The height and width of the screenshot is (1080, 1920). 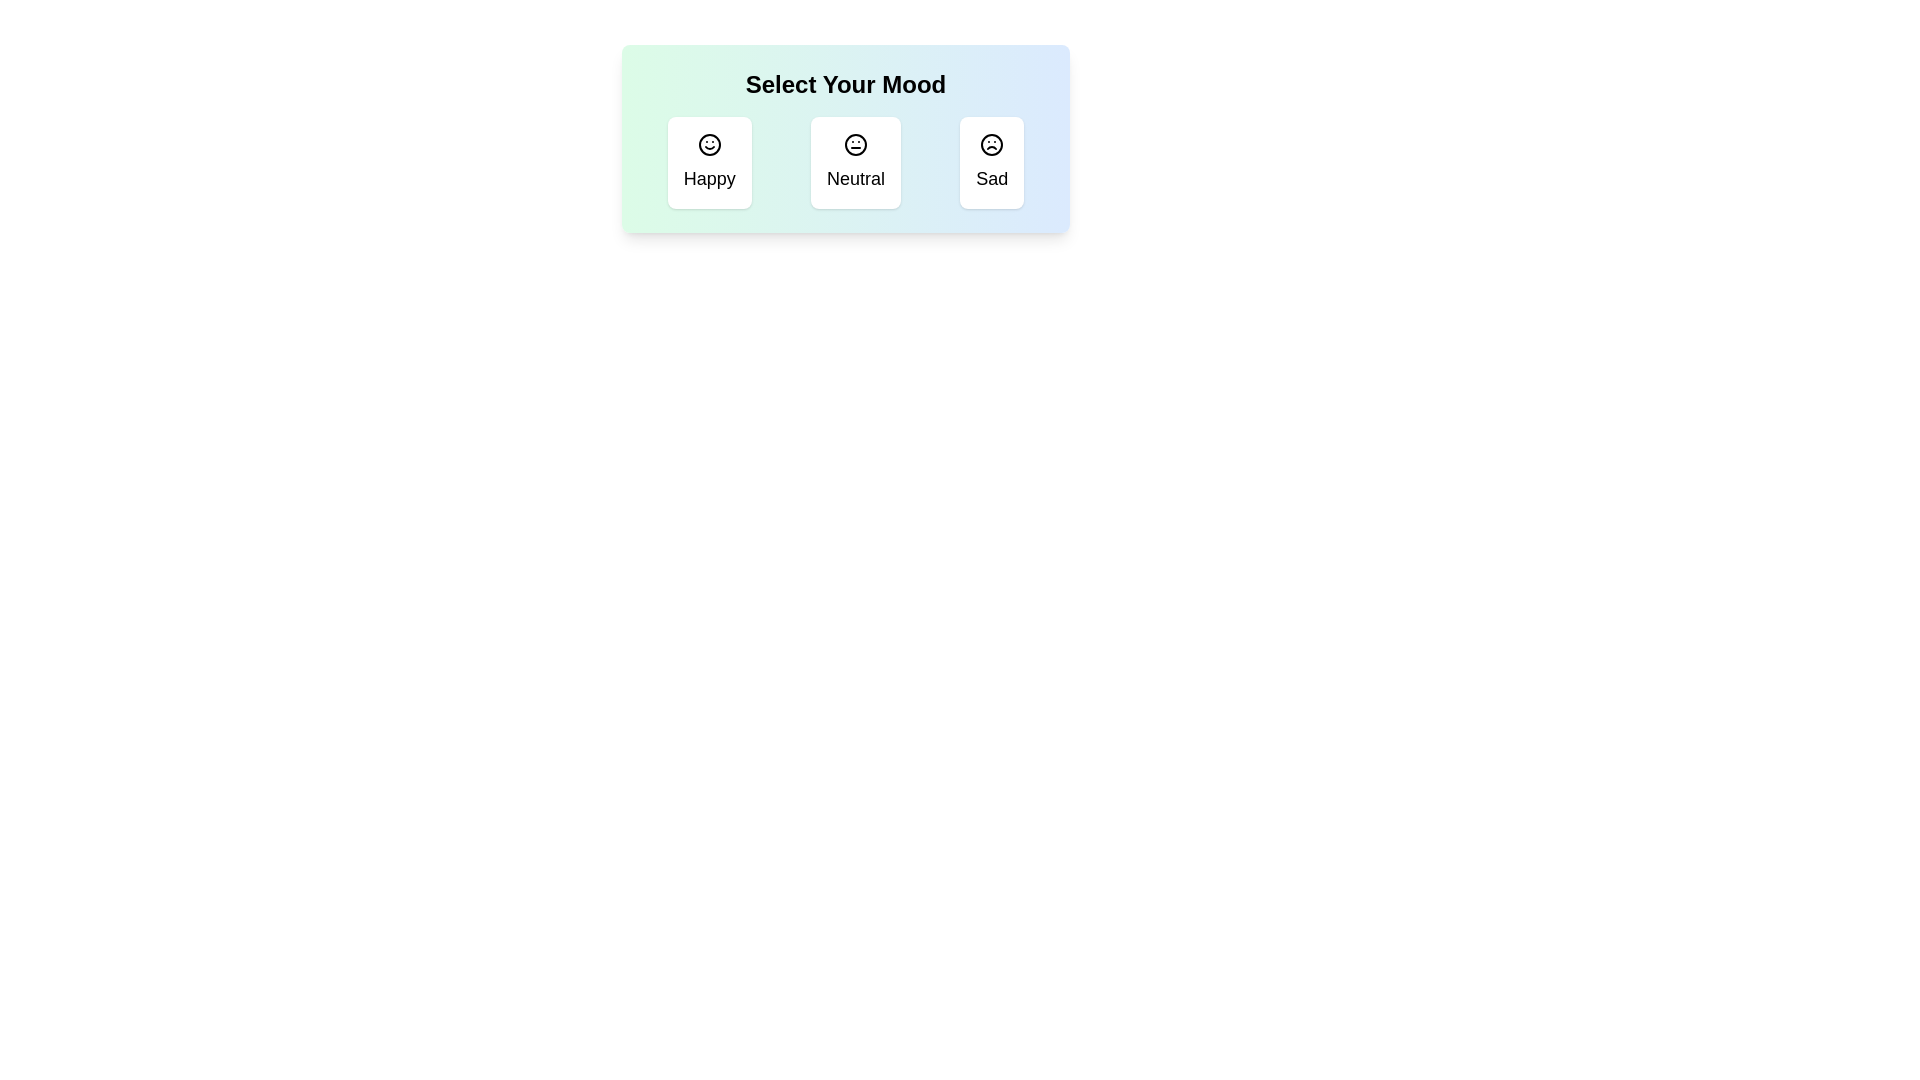 I want to click on the mood icon corresponding to Sad to toggle its selection, so click(x=992, y=161).